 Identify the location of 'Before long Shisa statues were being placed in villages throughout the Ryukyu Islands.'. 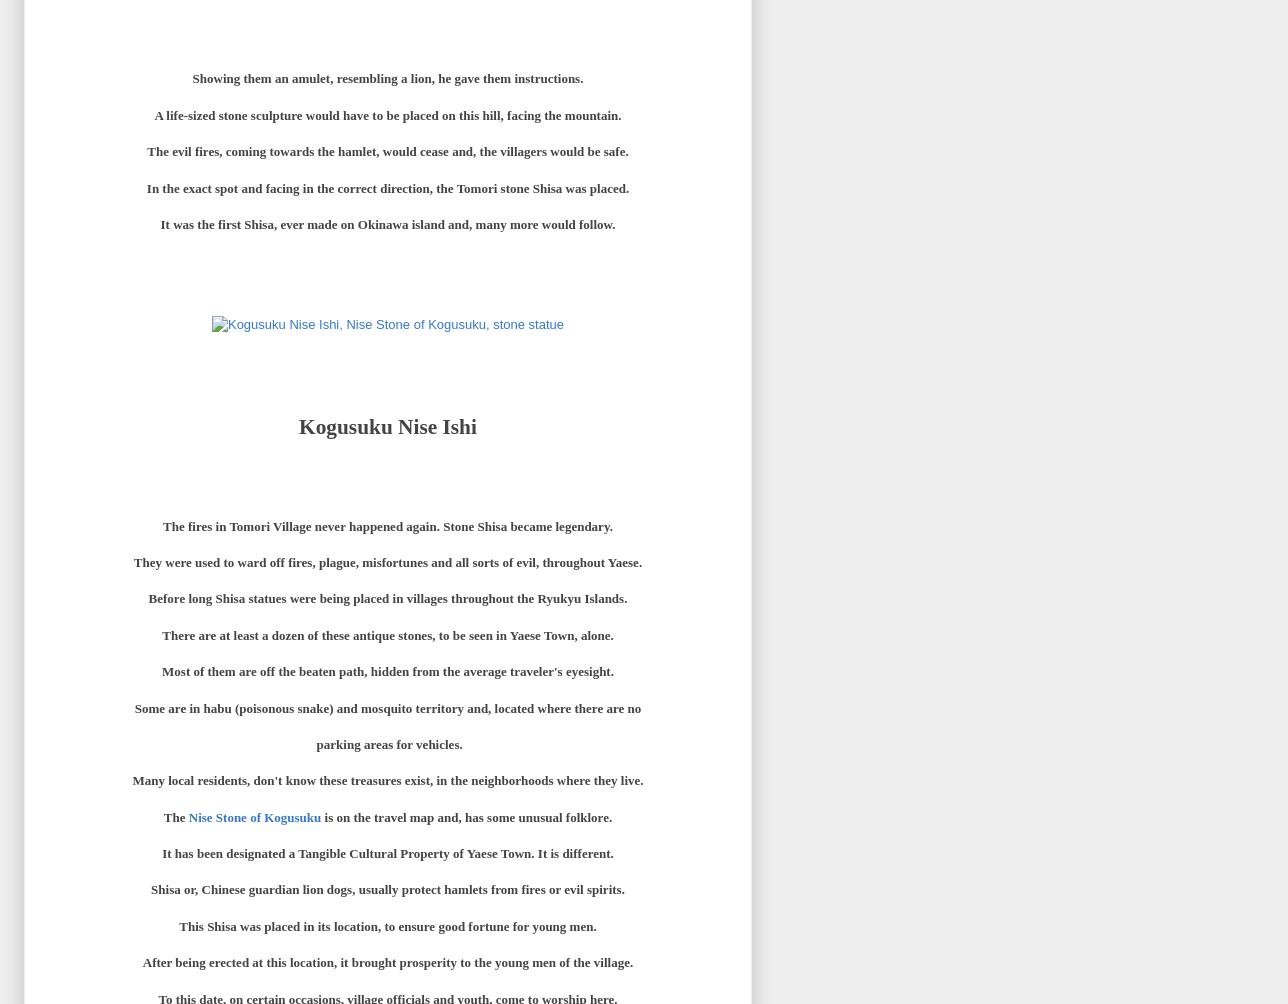
(387, 598).